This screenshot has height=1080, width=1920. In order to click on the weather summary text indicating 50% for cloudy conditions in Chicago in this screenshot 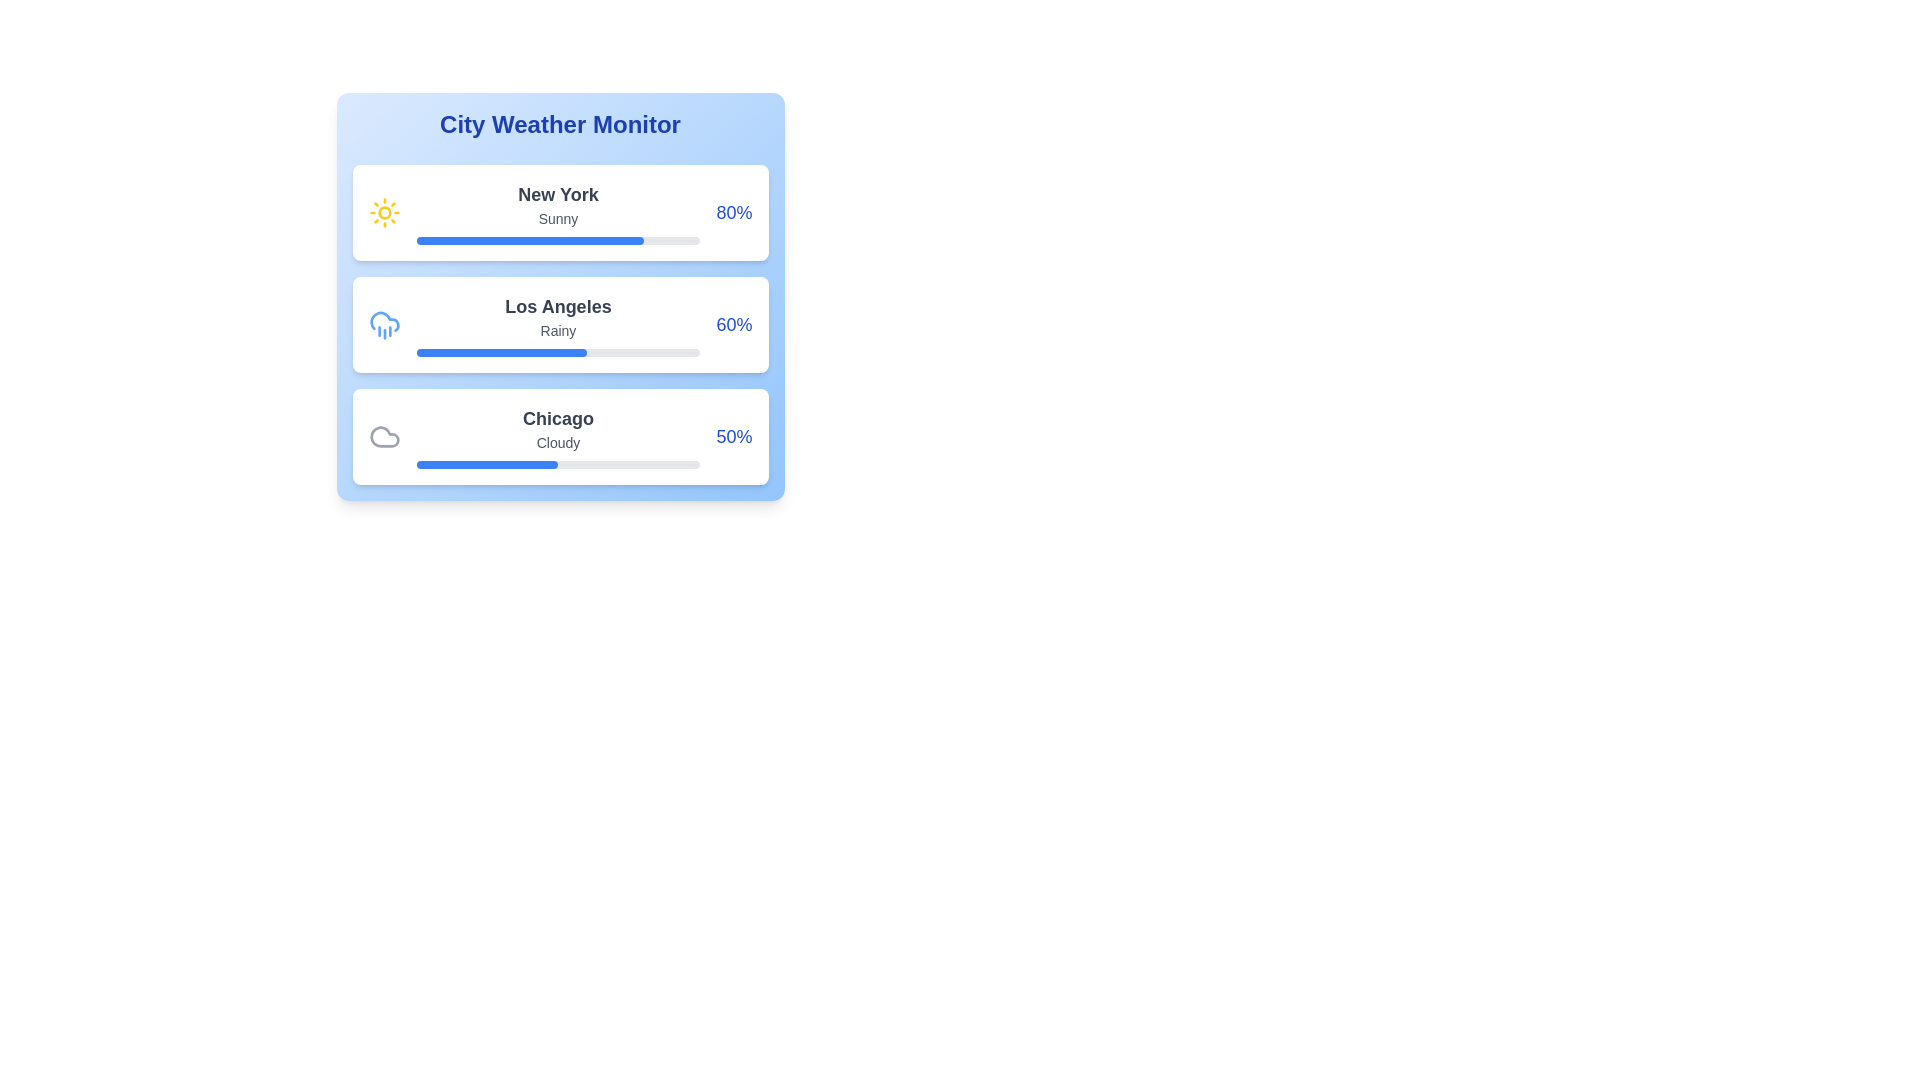, I will do `click(558, 435)`.